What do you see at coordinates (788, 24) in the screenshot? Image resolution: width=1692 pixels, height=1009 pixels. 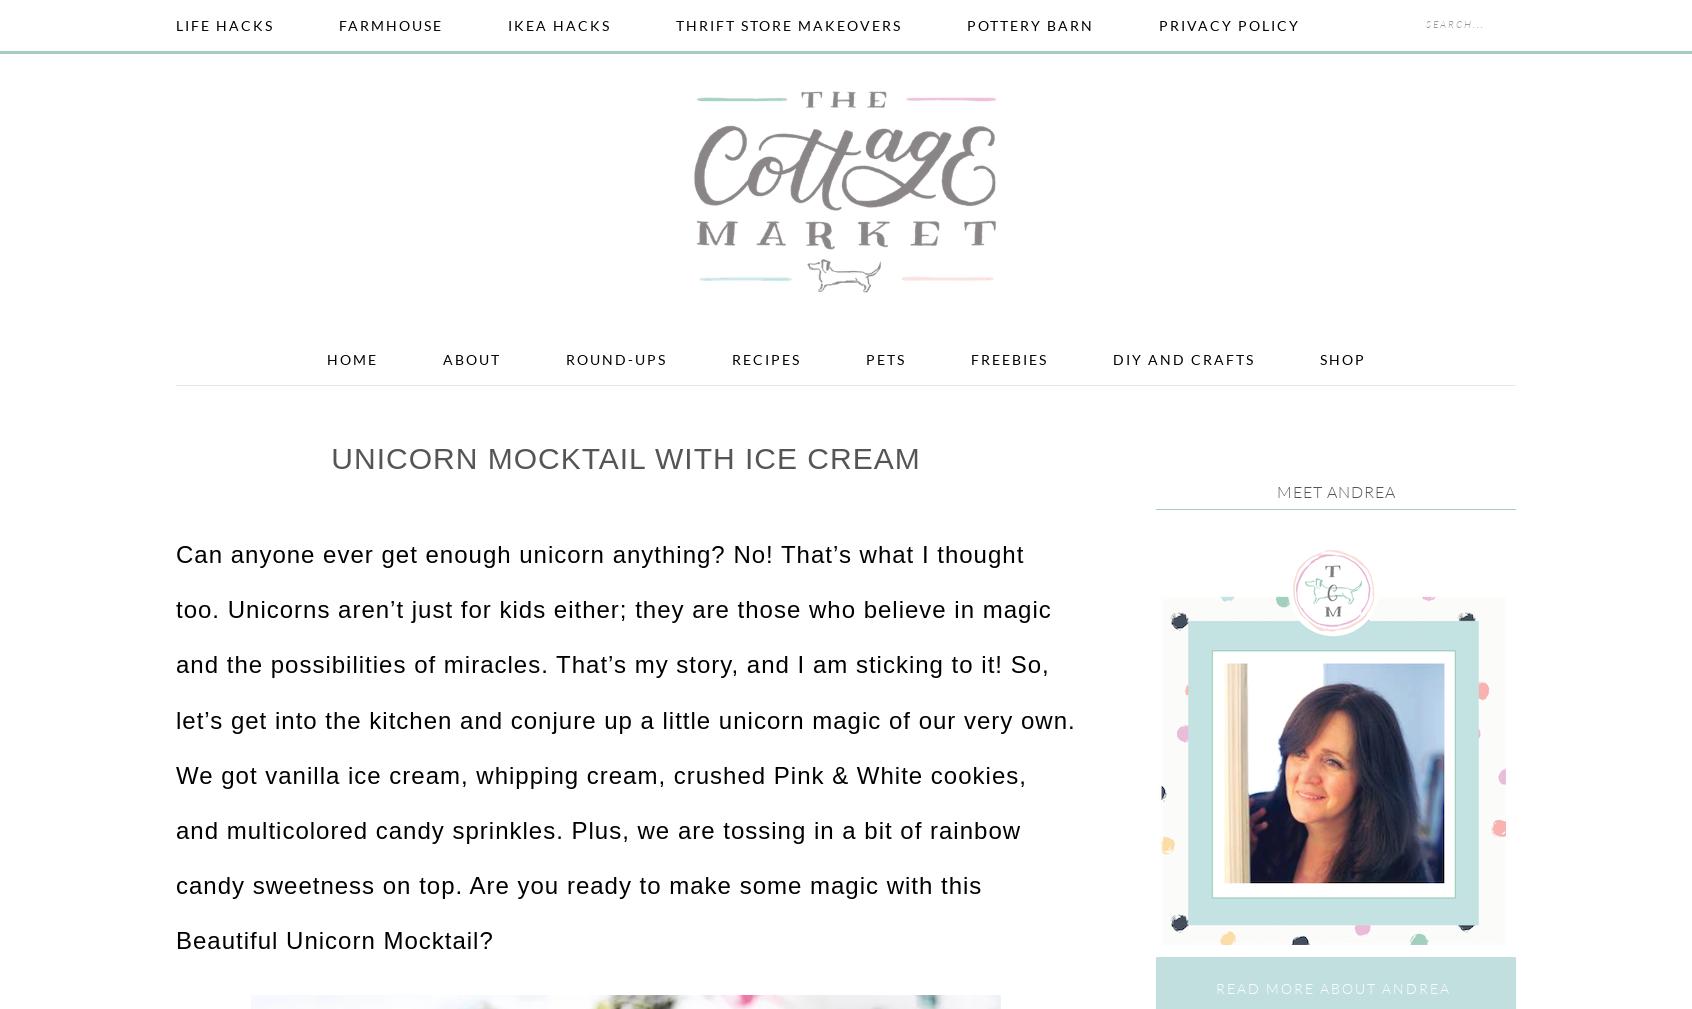 I see `'Thrift Store Makeovers'` at bounding box center [788, 24].